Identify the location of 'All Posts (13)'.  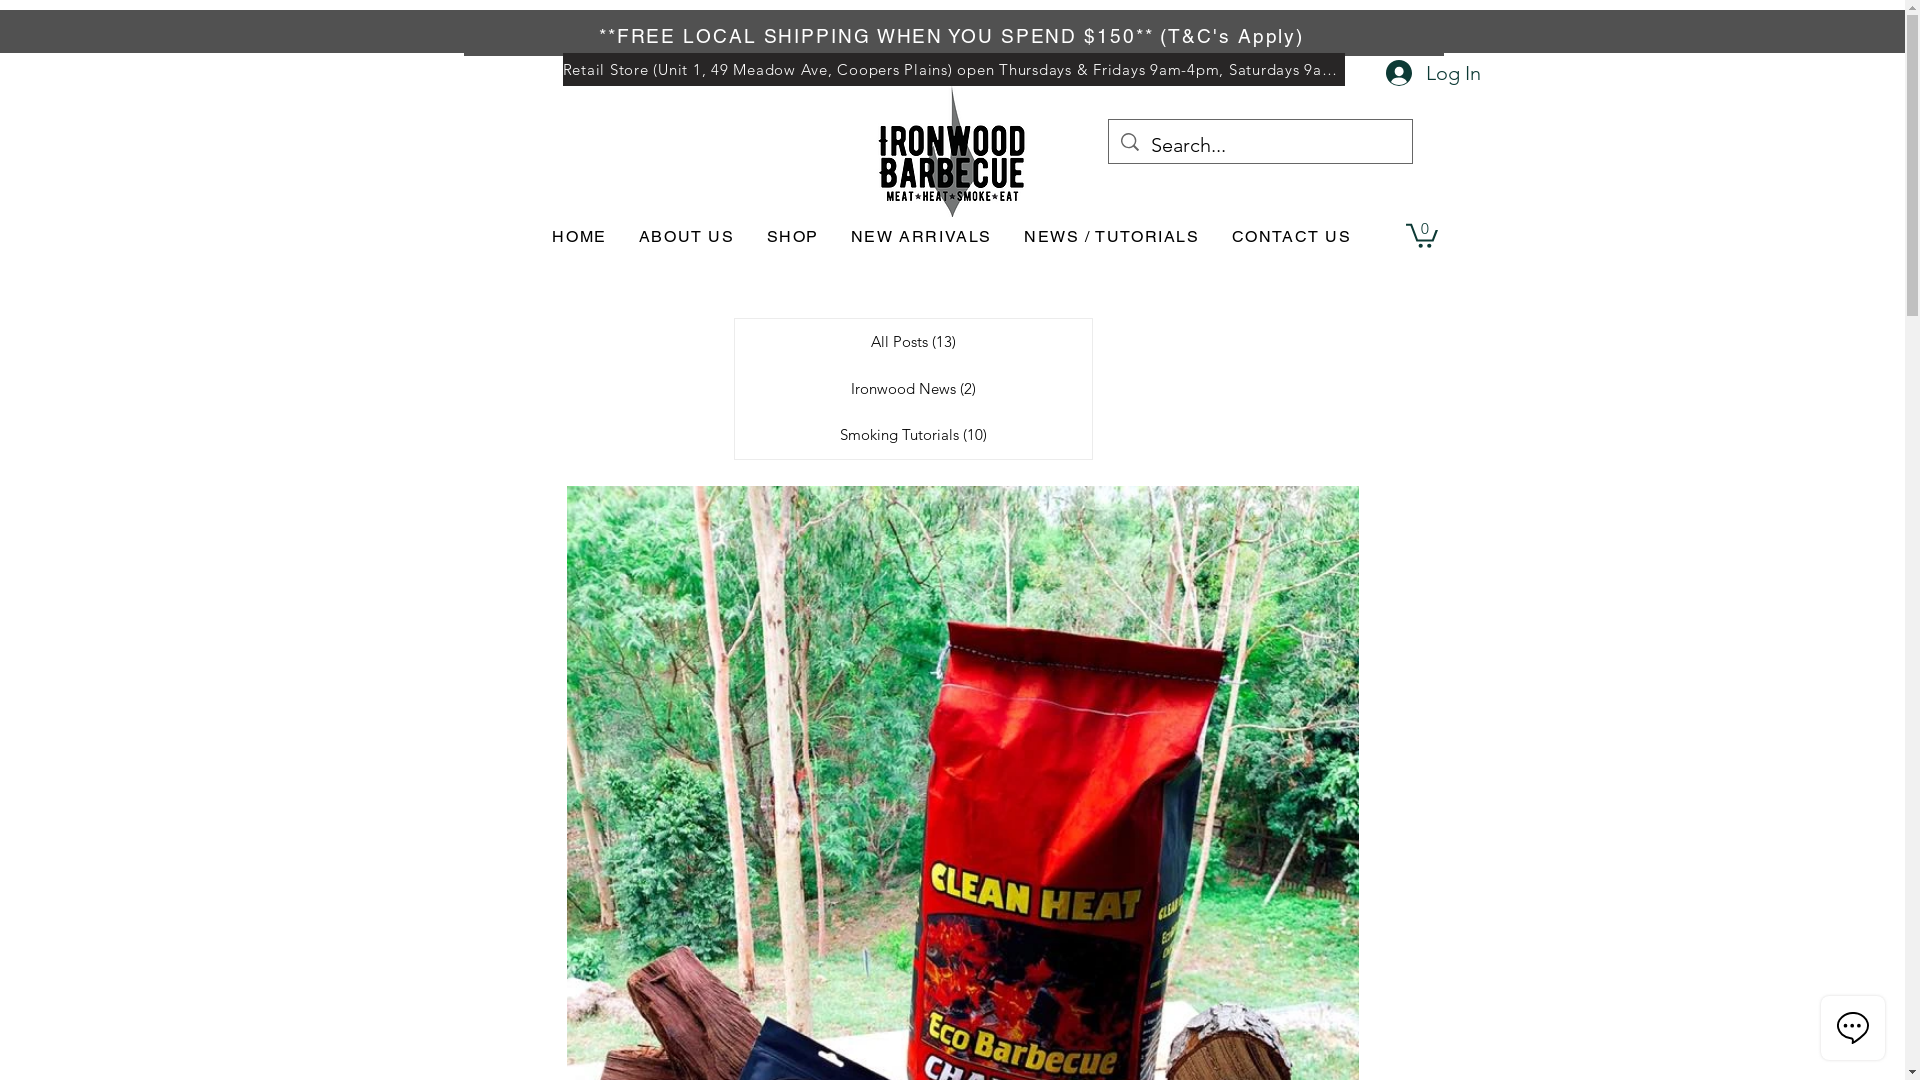
(911, 341).